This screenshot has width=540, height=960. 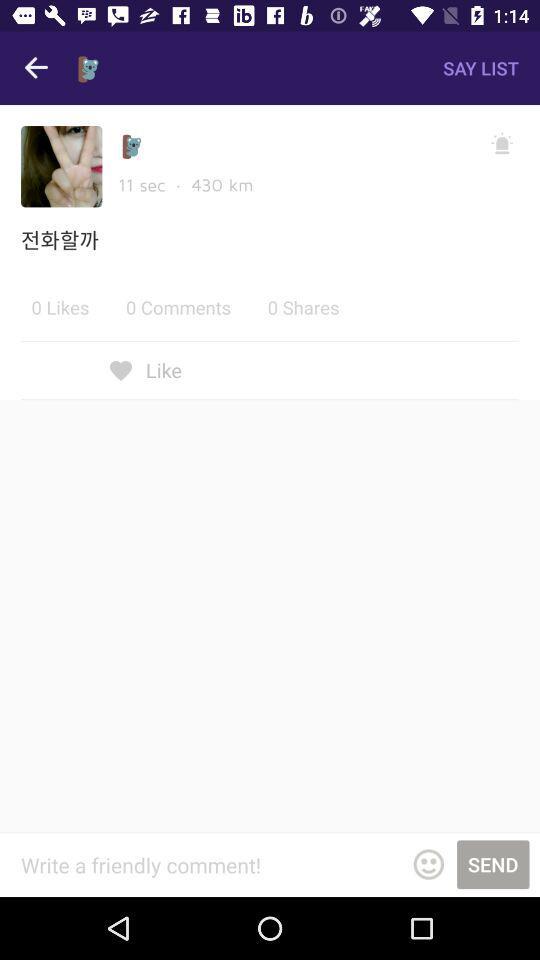 I want to click on the arrow_backward icon, so click(x=36, y=68).